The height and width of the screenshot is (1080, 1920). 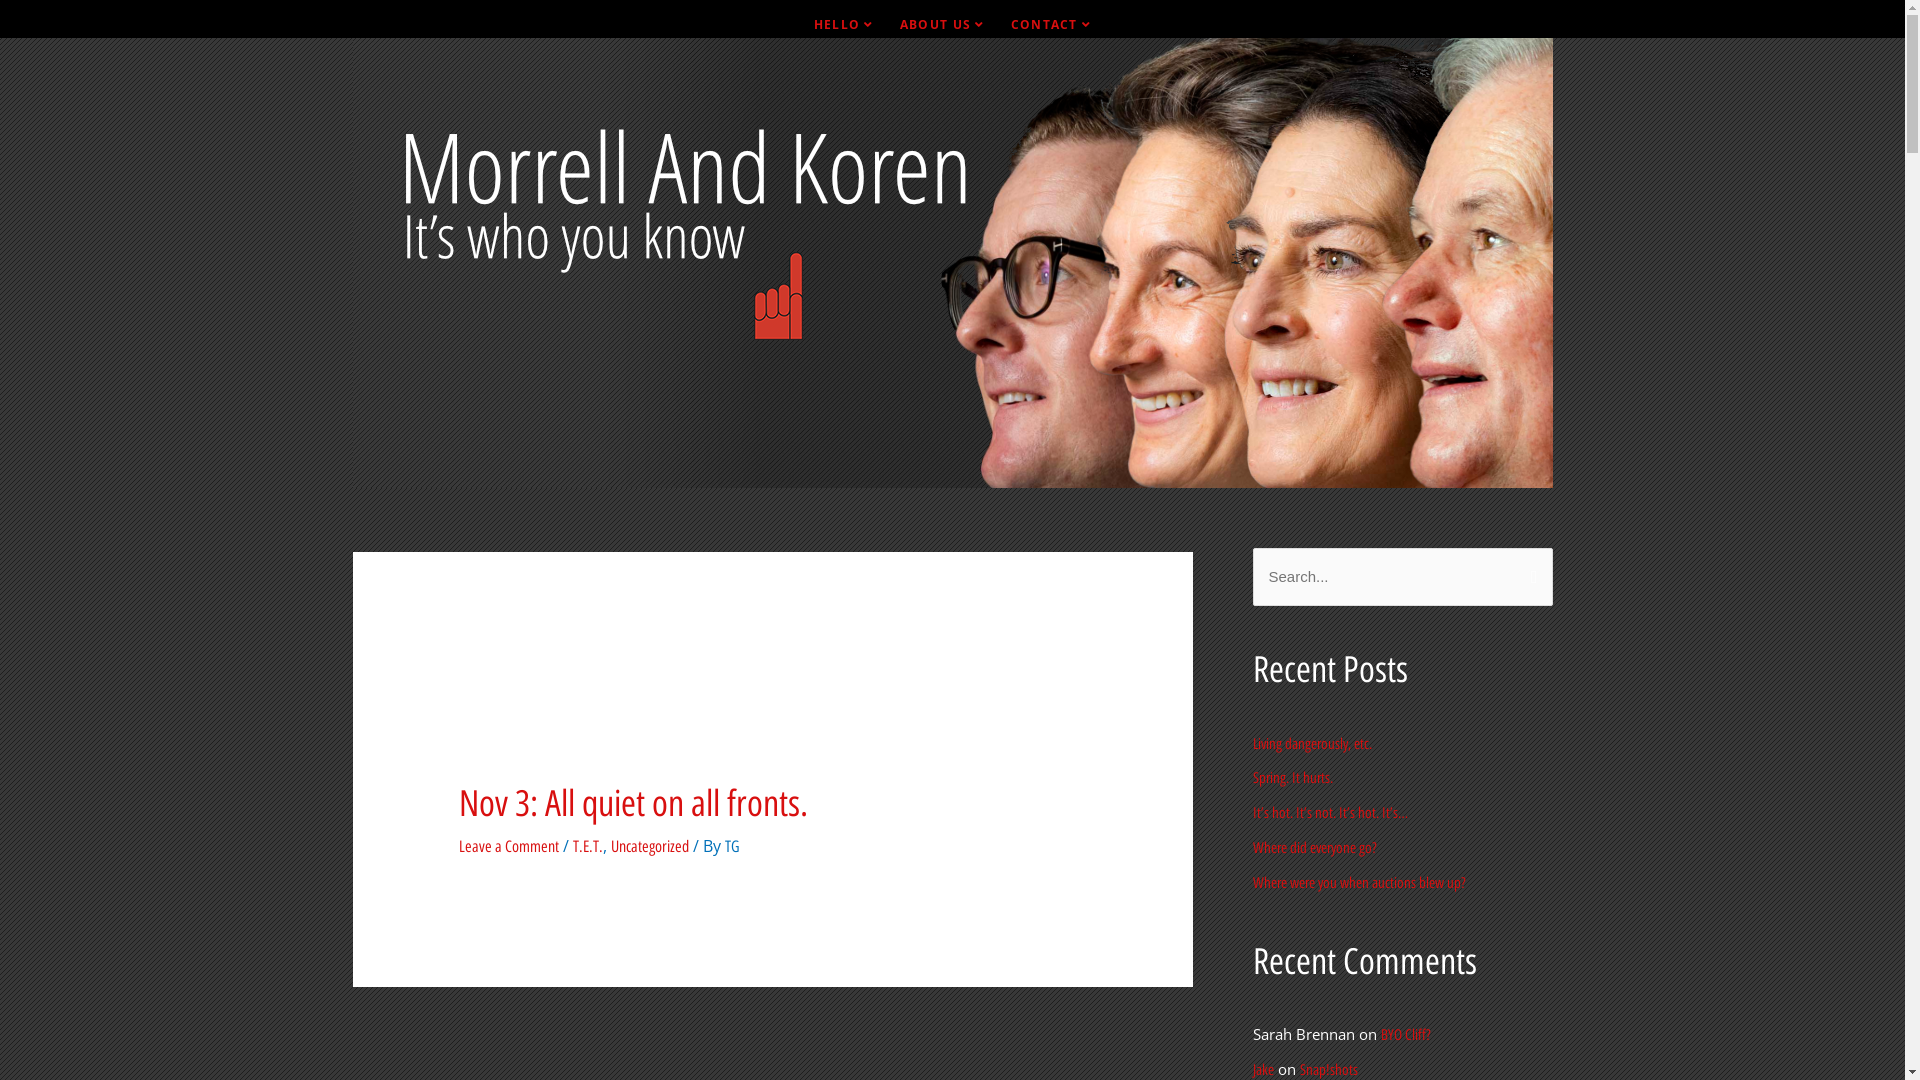 I want to click on 'CONTACT', so click(x=1050, y=24).